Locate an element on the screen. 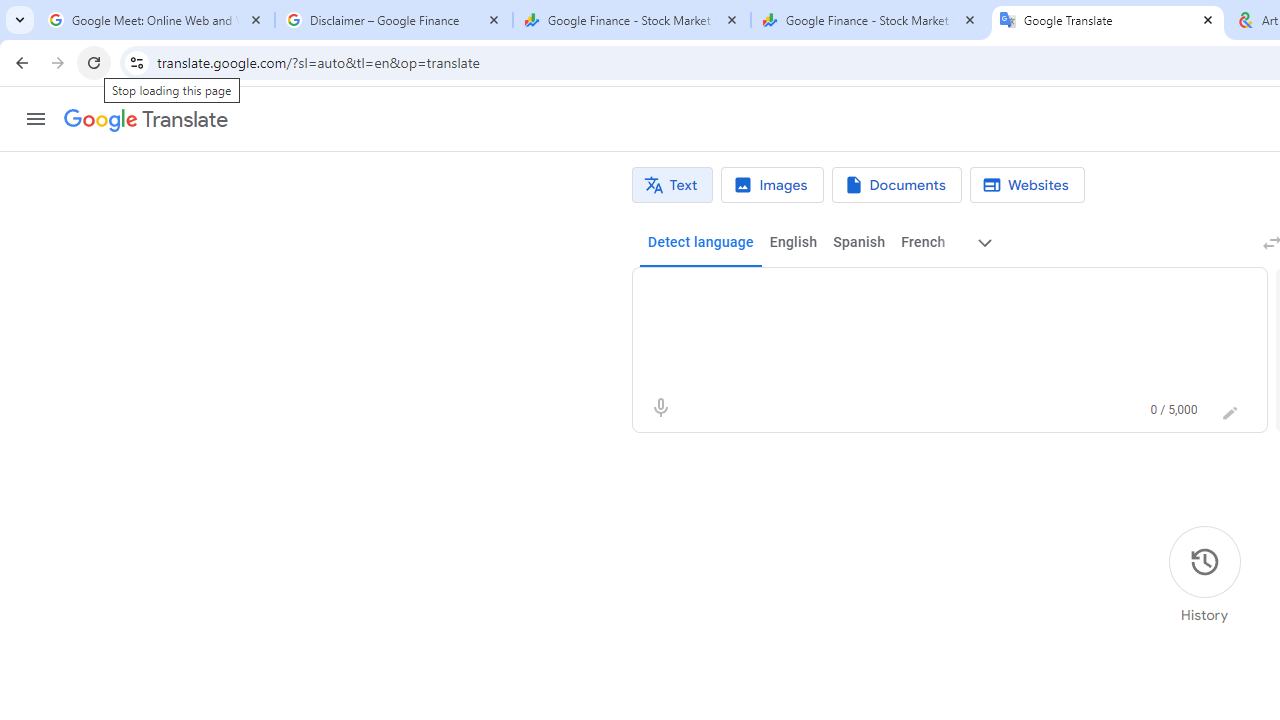 The image size is (1280, 720). 'Detect language' is located at coordinates (700, 242).